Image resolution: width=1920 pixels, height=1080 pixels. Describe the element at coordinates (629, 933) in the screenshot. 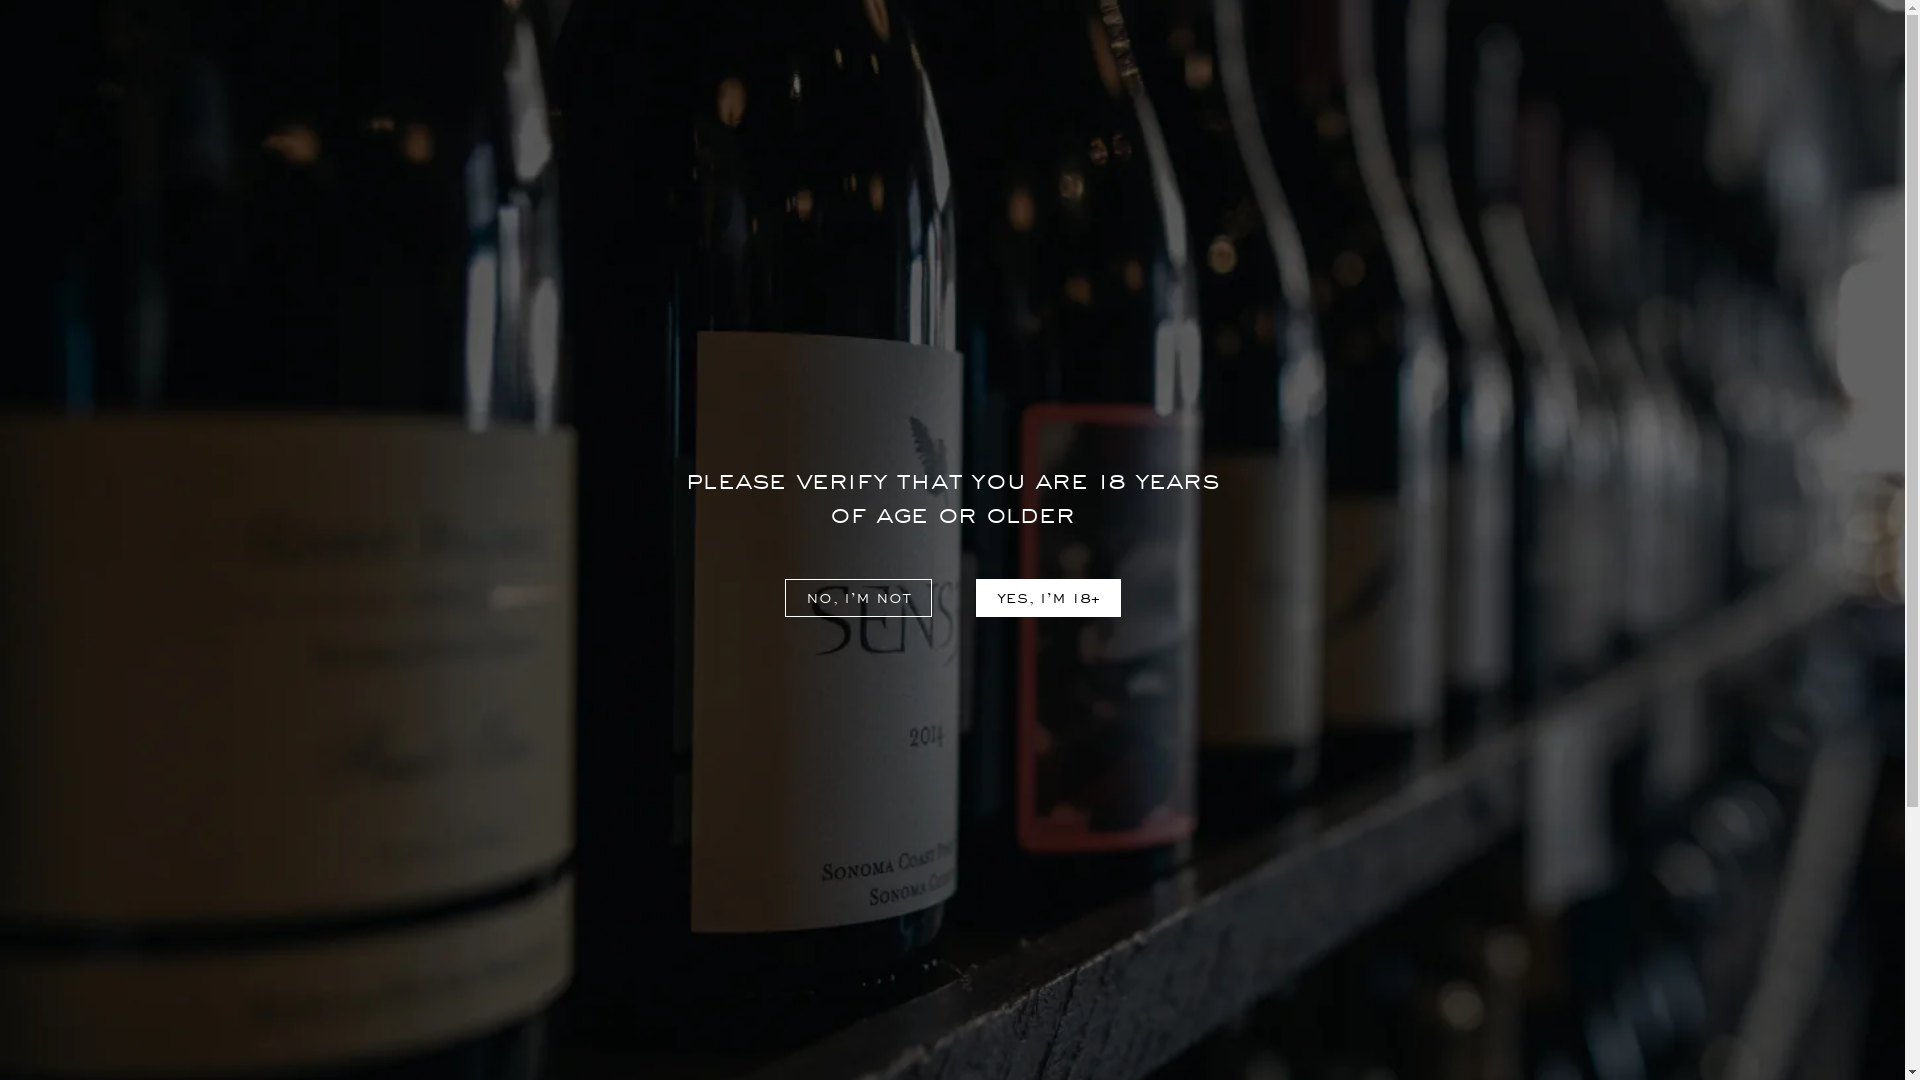

I see `'News'` at that location.